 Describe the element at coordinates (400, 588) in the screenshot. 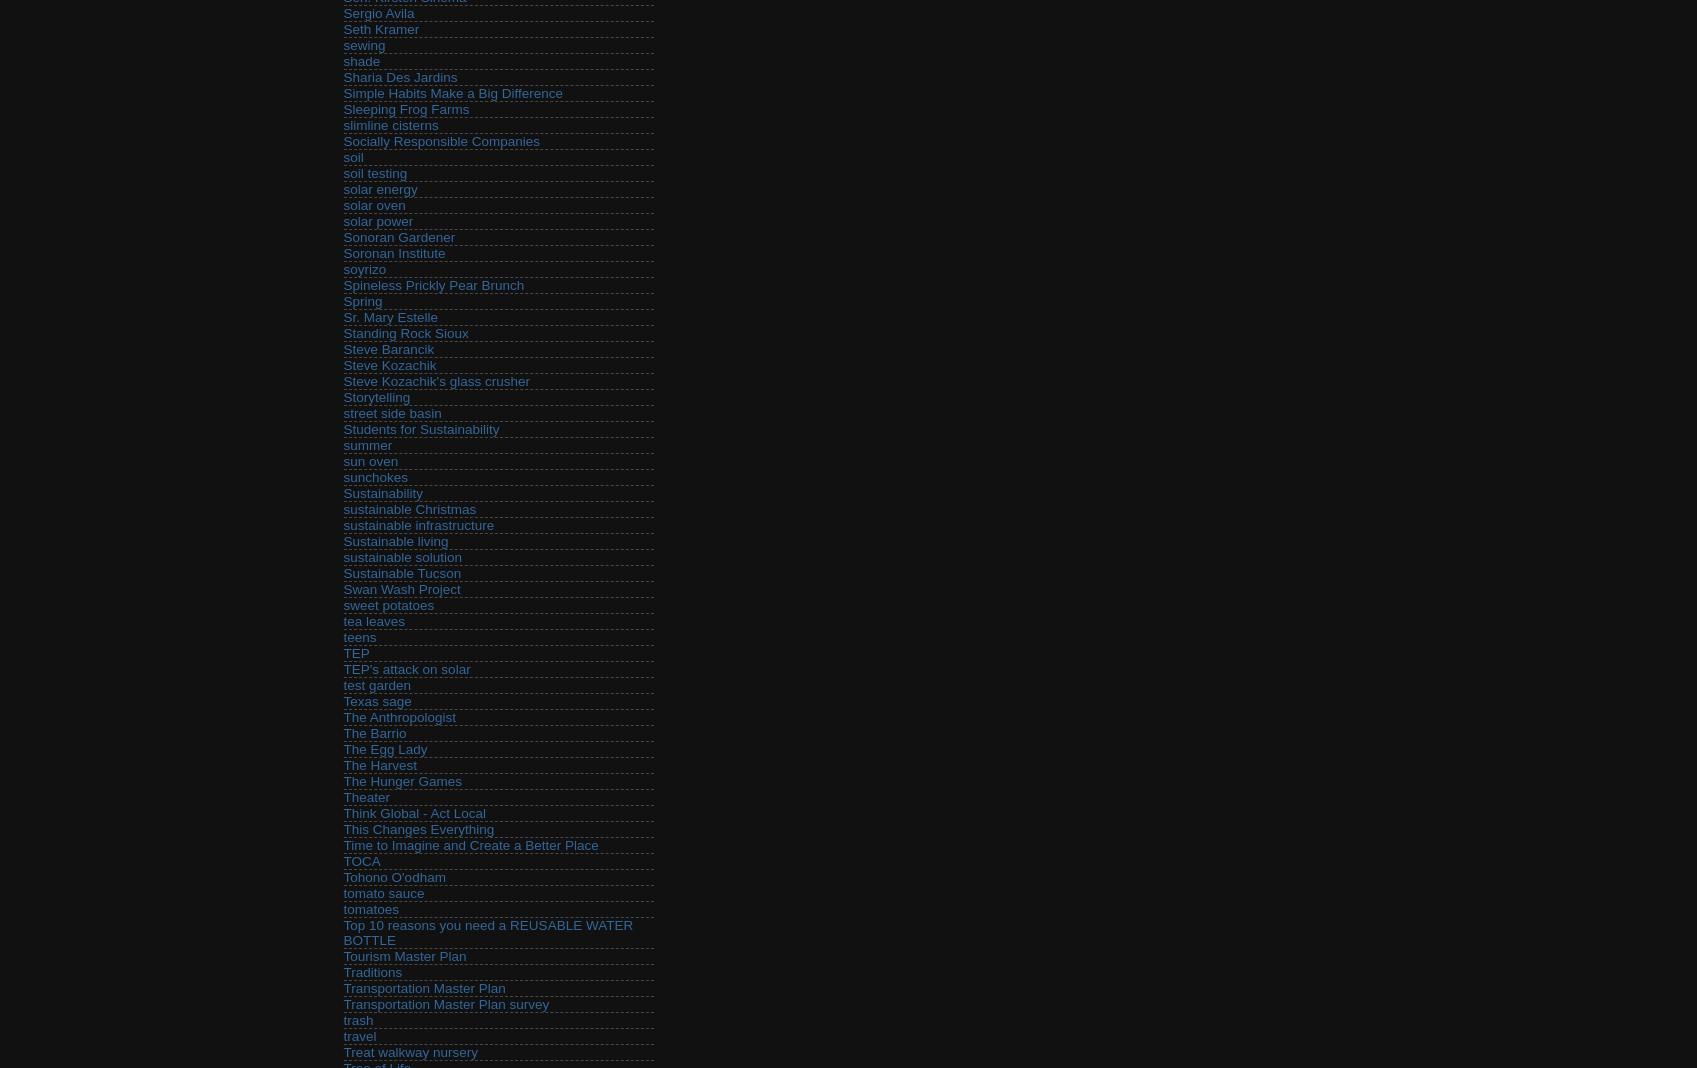

I see `'Swan Wash Project'` at that location.